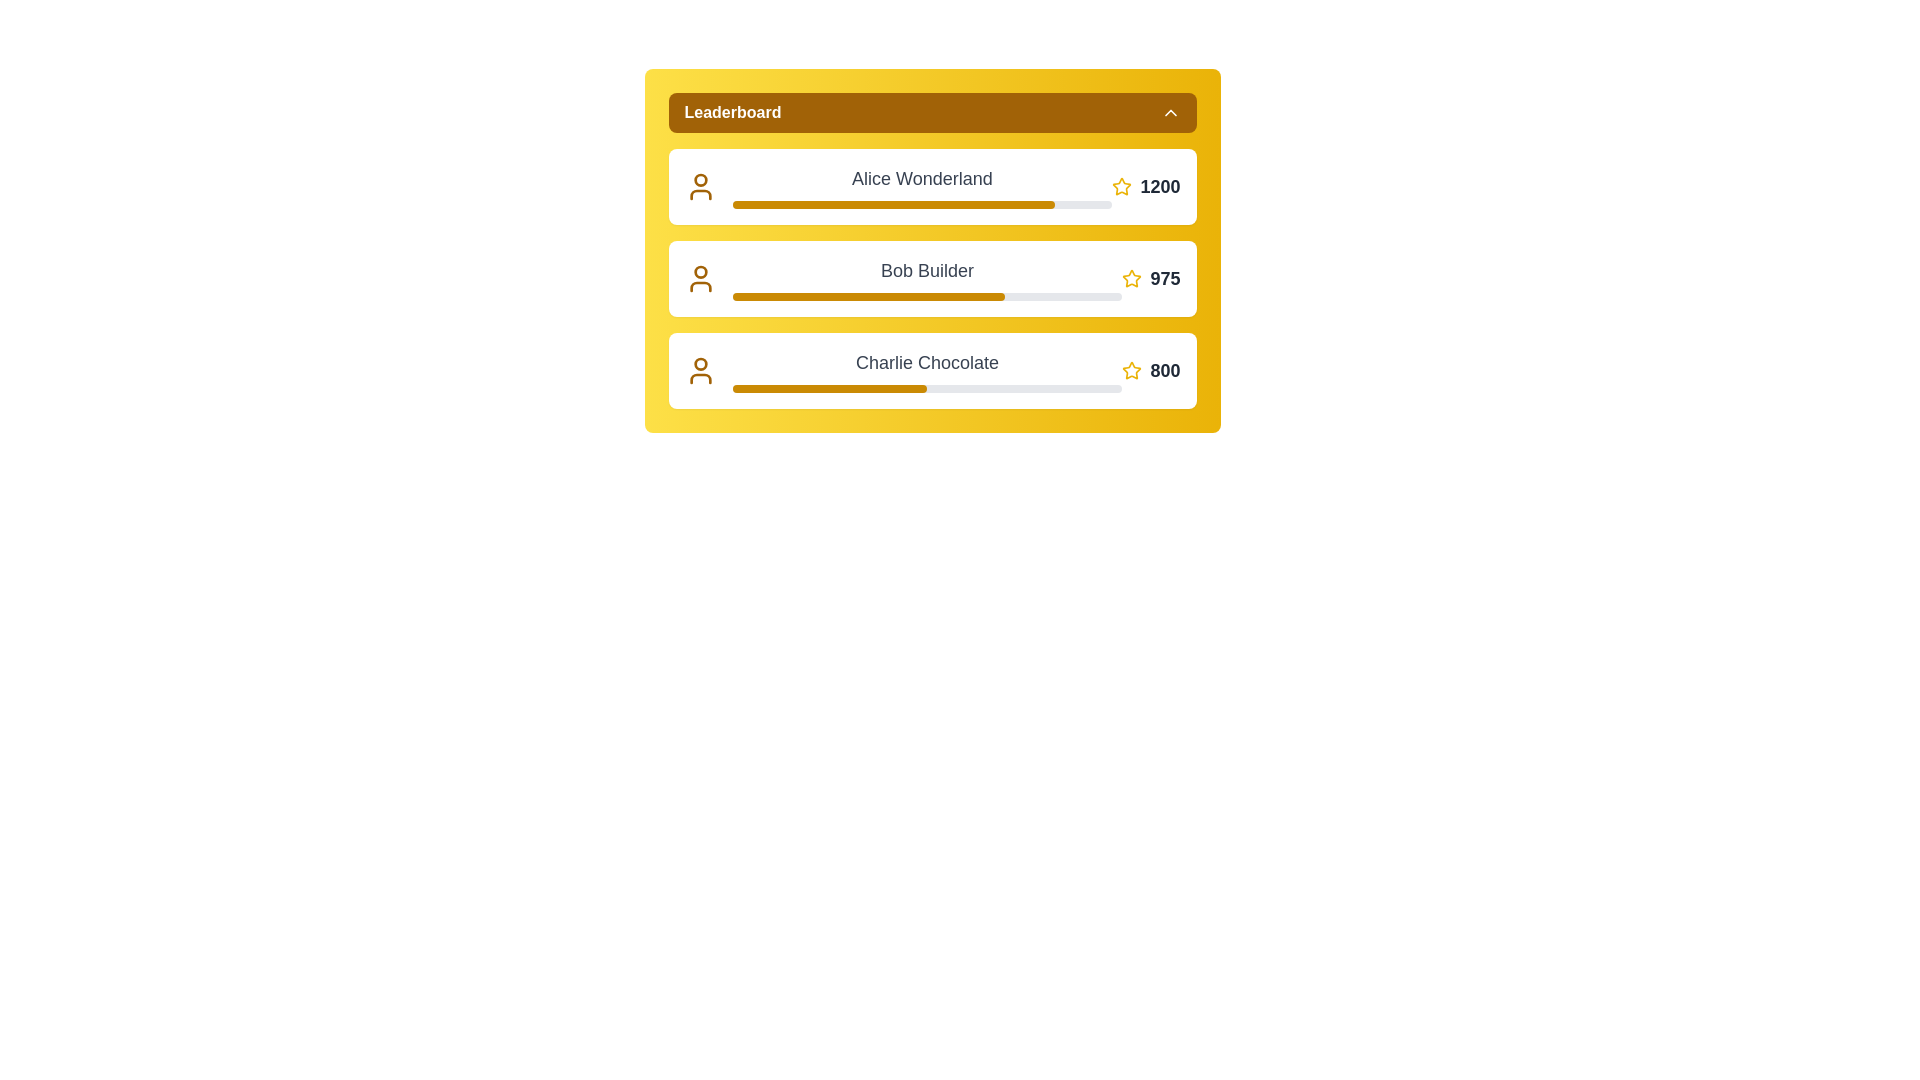 The width and height of the screenshot is (1920, 1080). I want to click on the numerical score or rank Text Label for user 'Charlie Chocolate' in the leaderboard, located at the end of the corresponding row and aligned with the yellow star icon, so click(1165, 370).